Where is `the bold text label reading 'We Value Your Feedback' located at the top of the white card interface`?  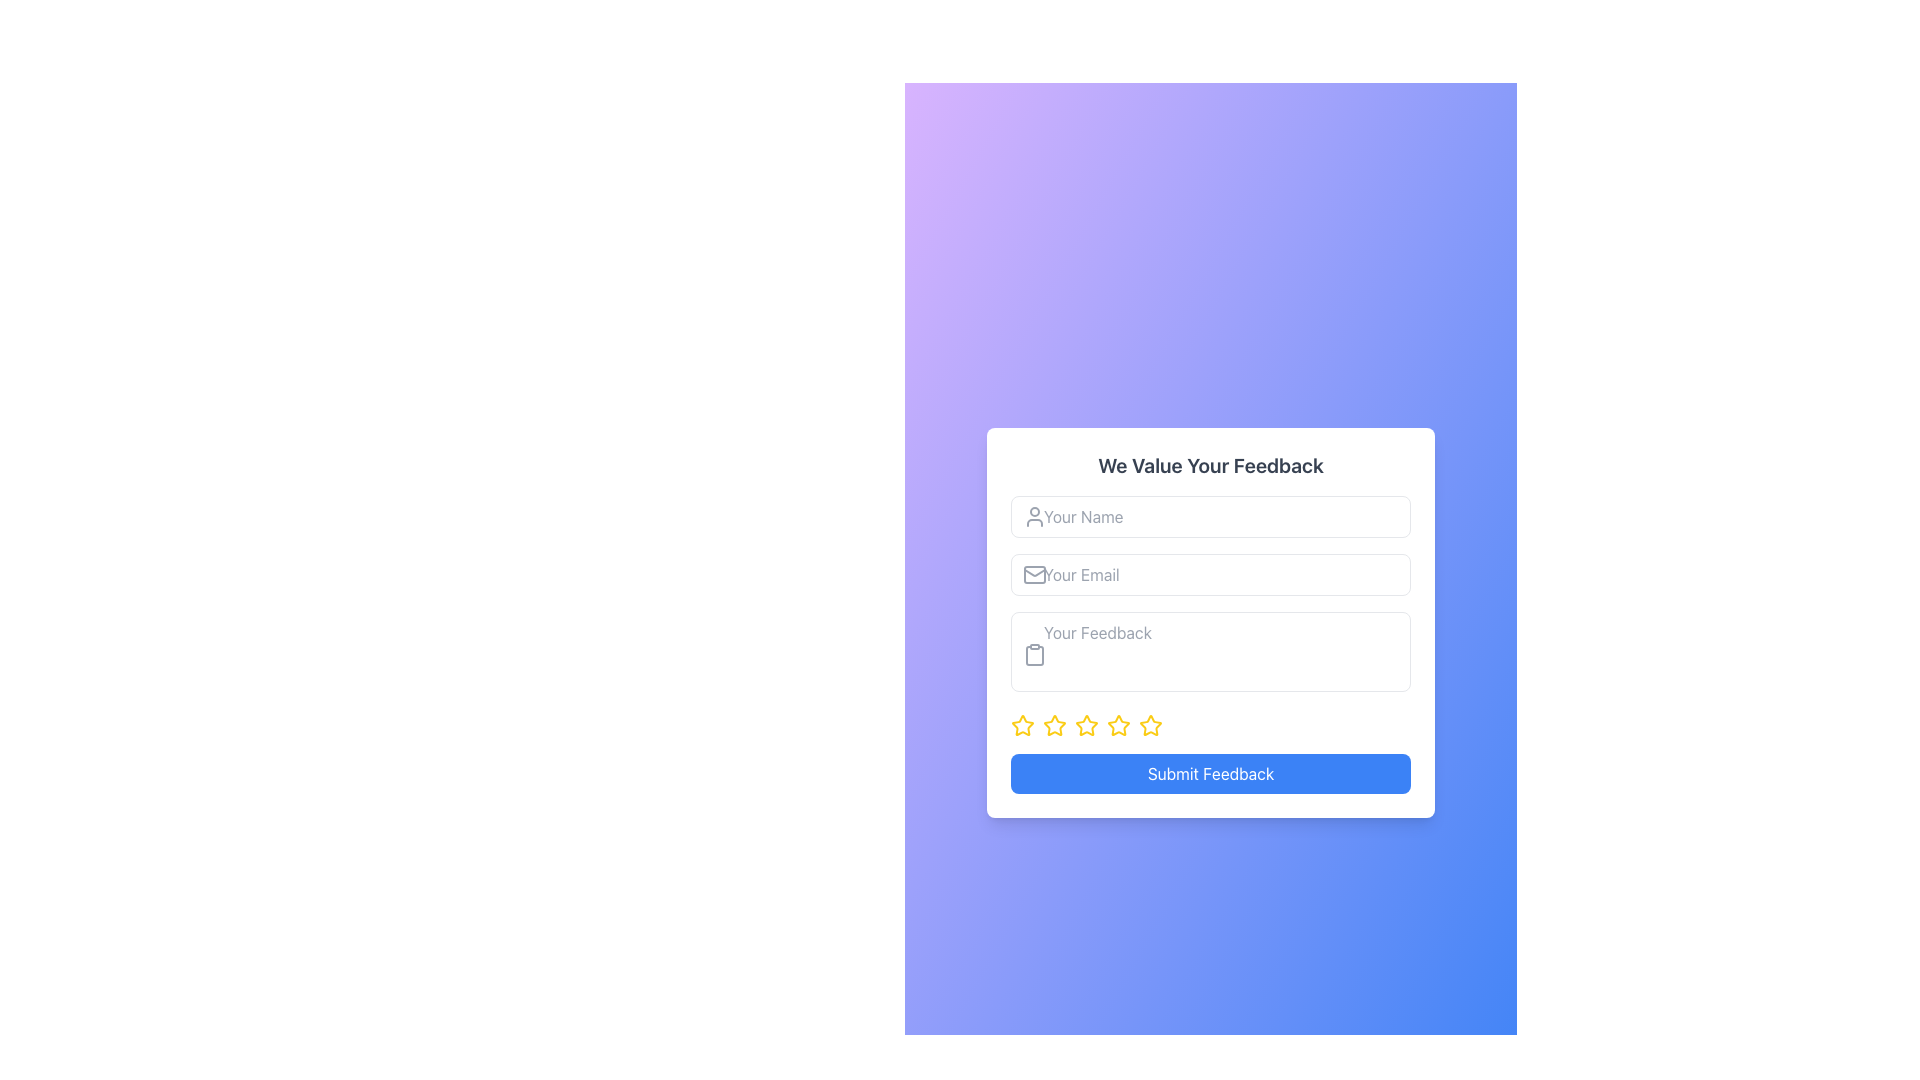 the bold text label reading 'We Value Your Feedback' located at the top of the white card interface is located at coordinates (1209, 466).